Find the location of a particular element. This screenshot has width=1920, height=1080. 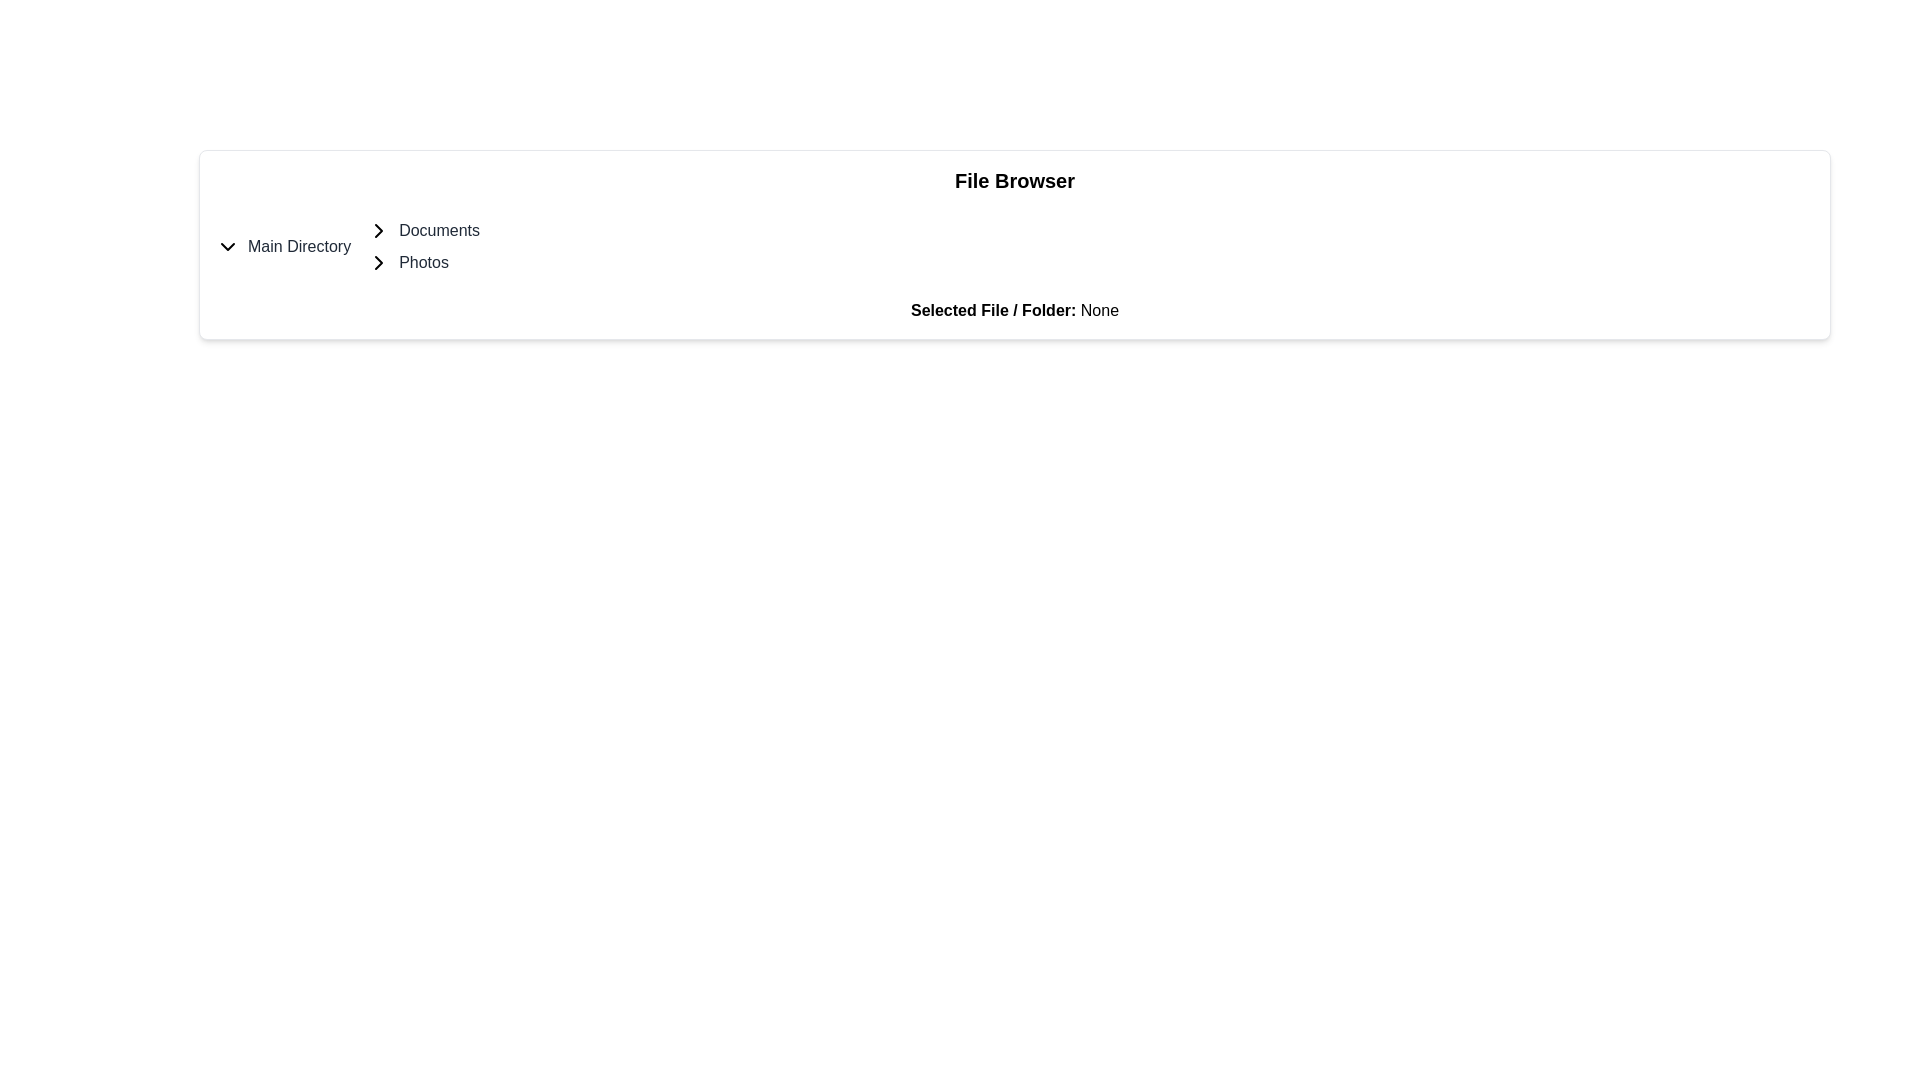

the Text label that indicates the currently selected file or folder in the File Browser section of the interface is located at coordinates (993, 310).